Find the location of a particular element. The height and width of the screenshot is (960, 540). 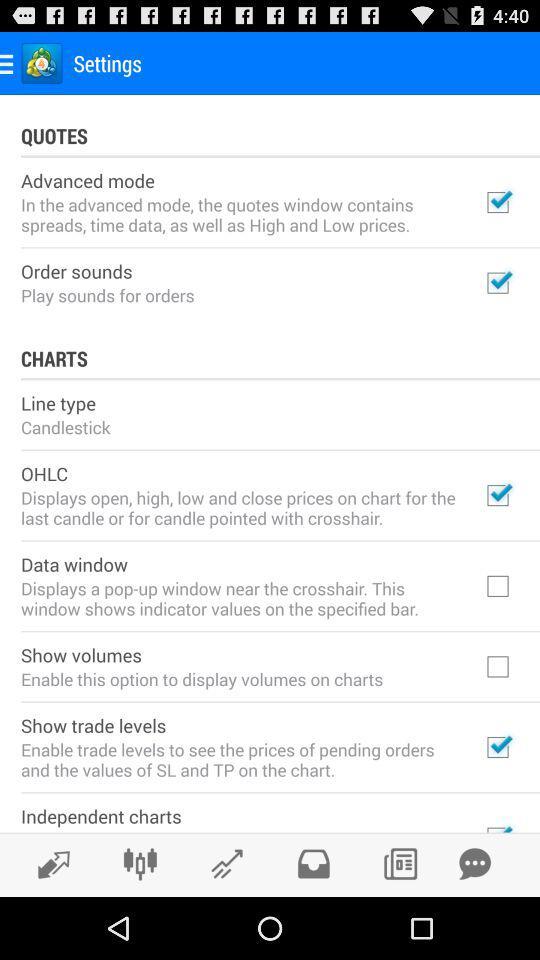

display trends over time is located at coordinates (48, 863).